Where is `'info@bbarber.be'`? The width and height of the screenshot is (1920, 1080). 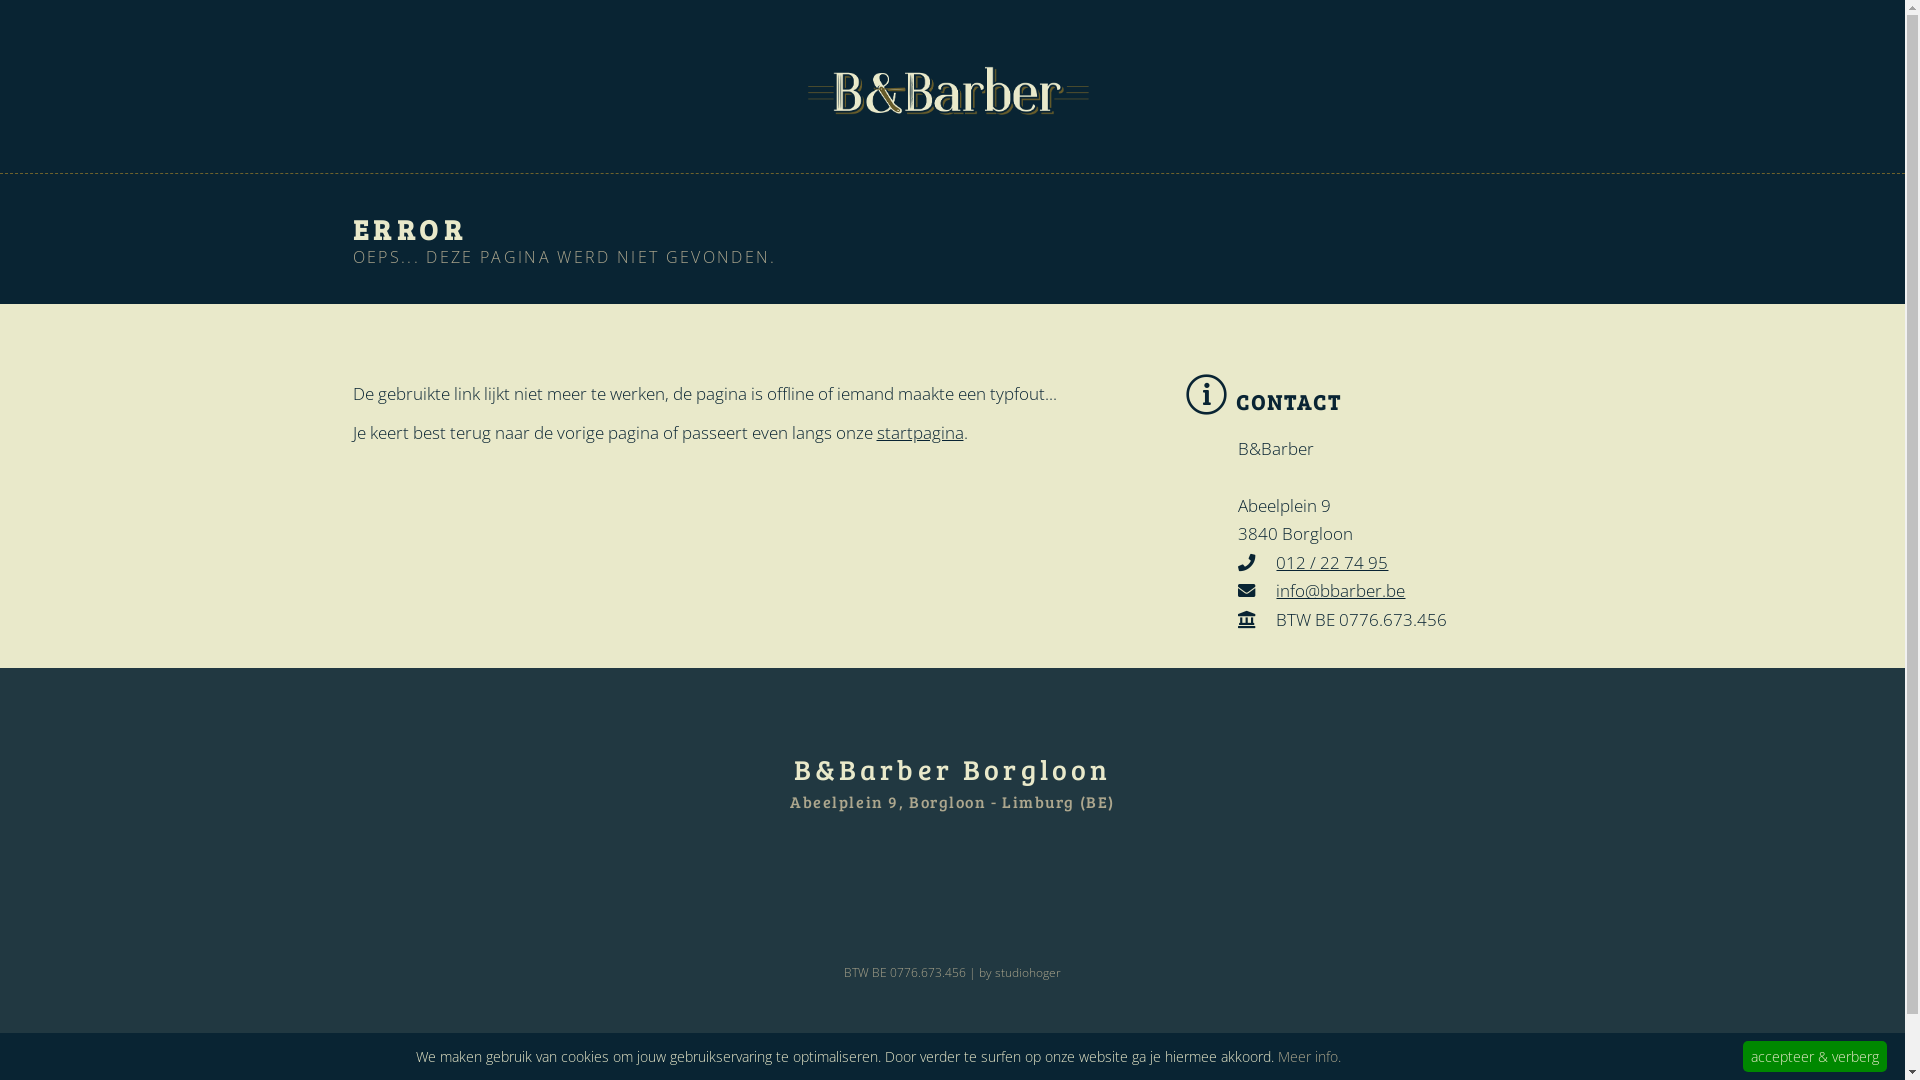
'info@bbarber.be' is located at coordinates (1340, 589).